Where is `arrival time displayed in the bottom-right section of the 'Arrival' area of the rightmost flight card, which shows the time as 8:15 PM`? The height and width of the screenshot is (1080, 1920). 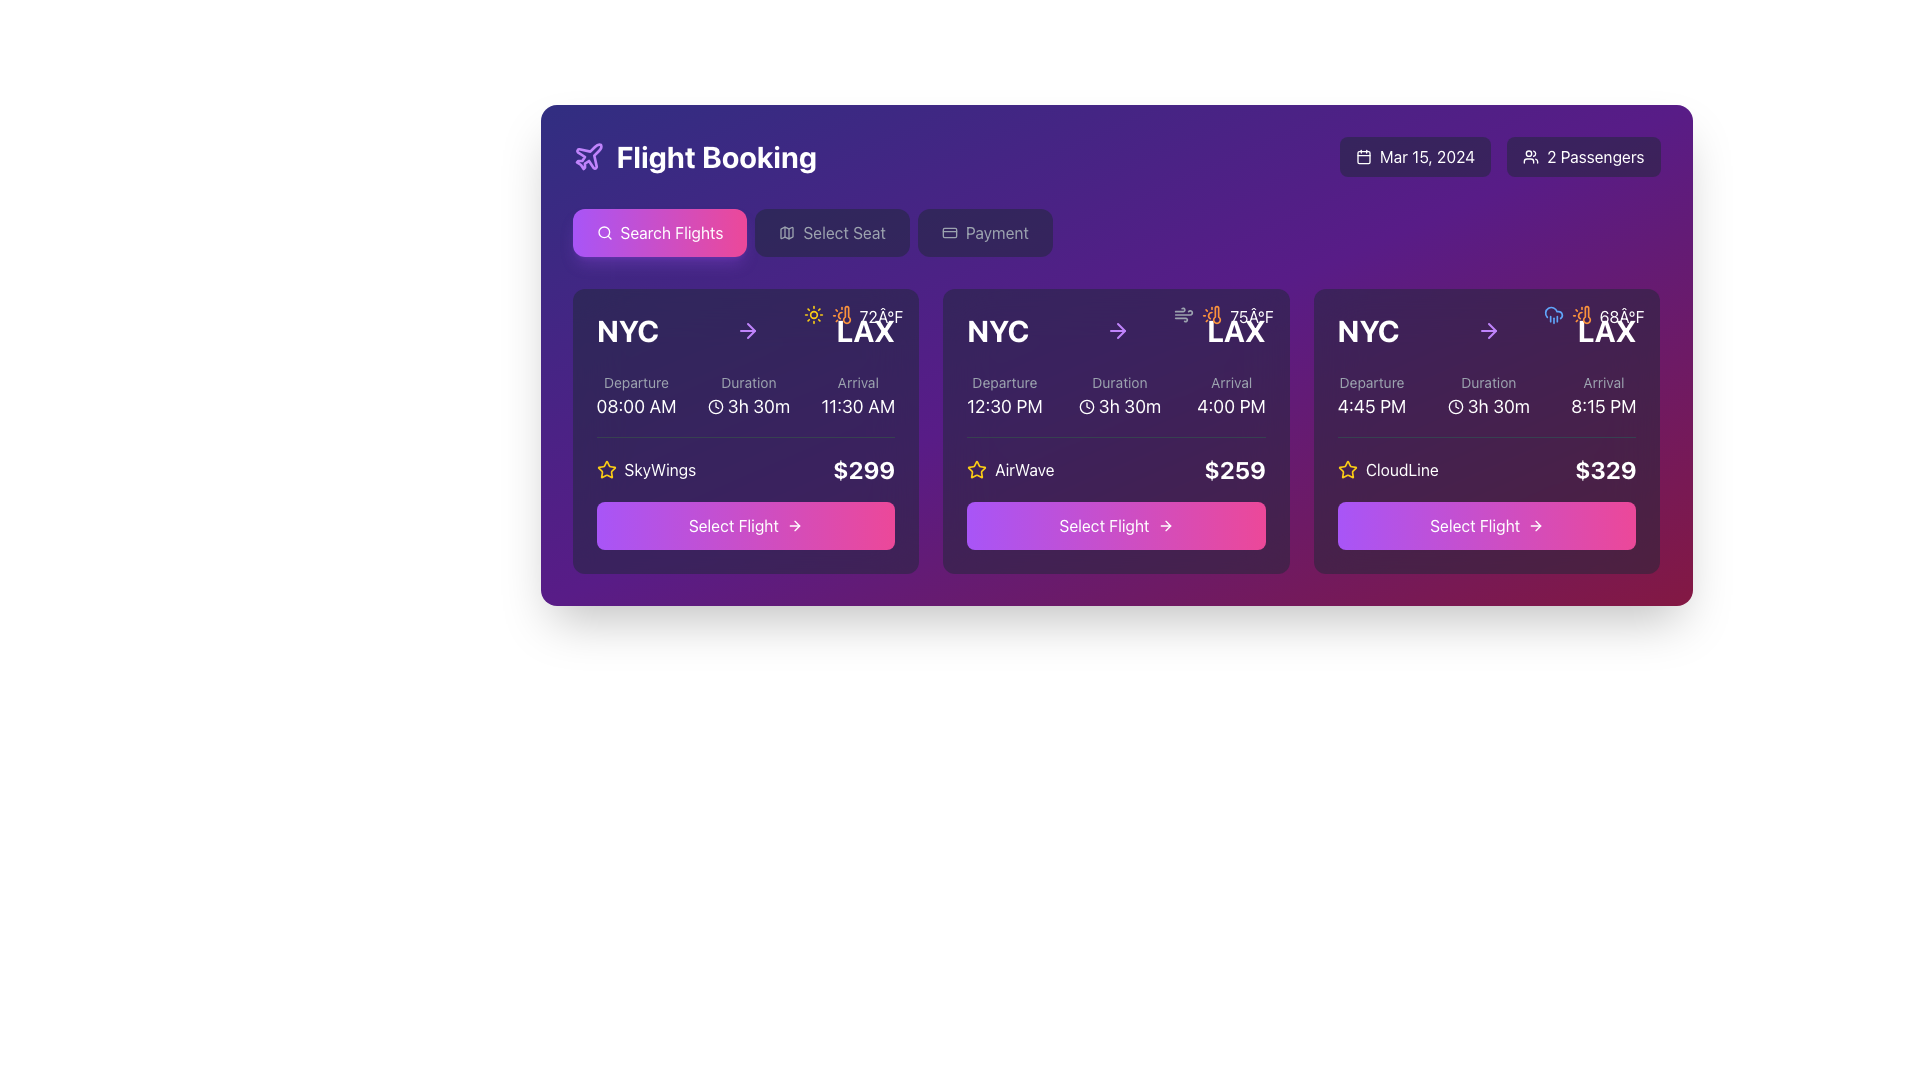
arrival time displayed in the bottom-right section of the 'Arrival' area of the rightmost flight card, which shows the time as 8:15 PM is located at coordinates (1603, 397).